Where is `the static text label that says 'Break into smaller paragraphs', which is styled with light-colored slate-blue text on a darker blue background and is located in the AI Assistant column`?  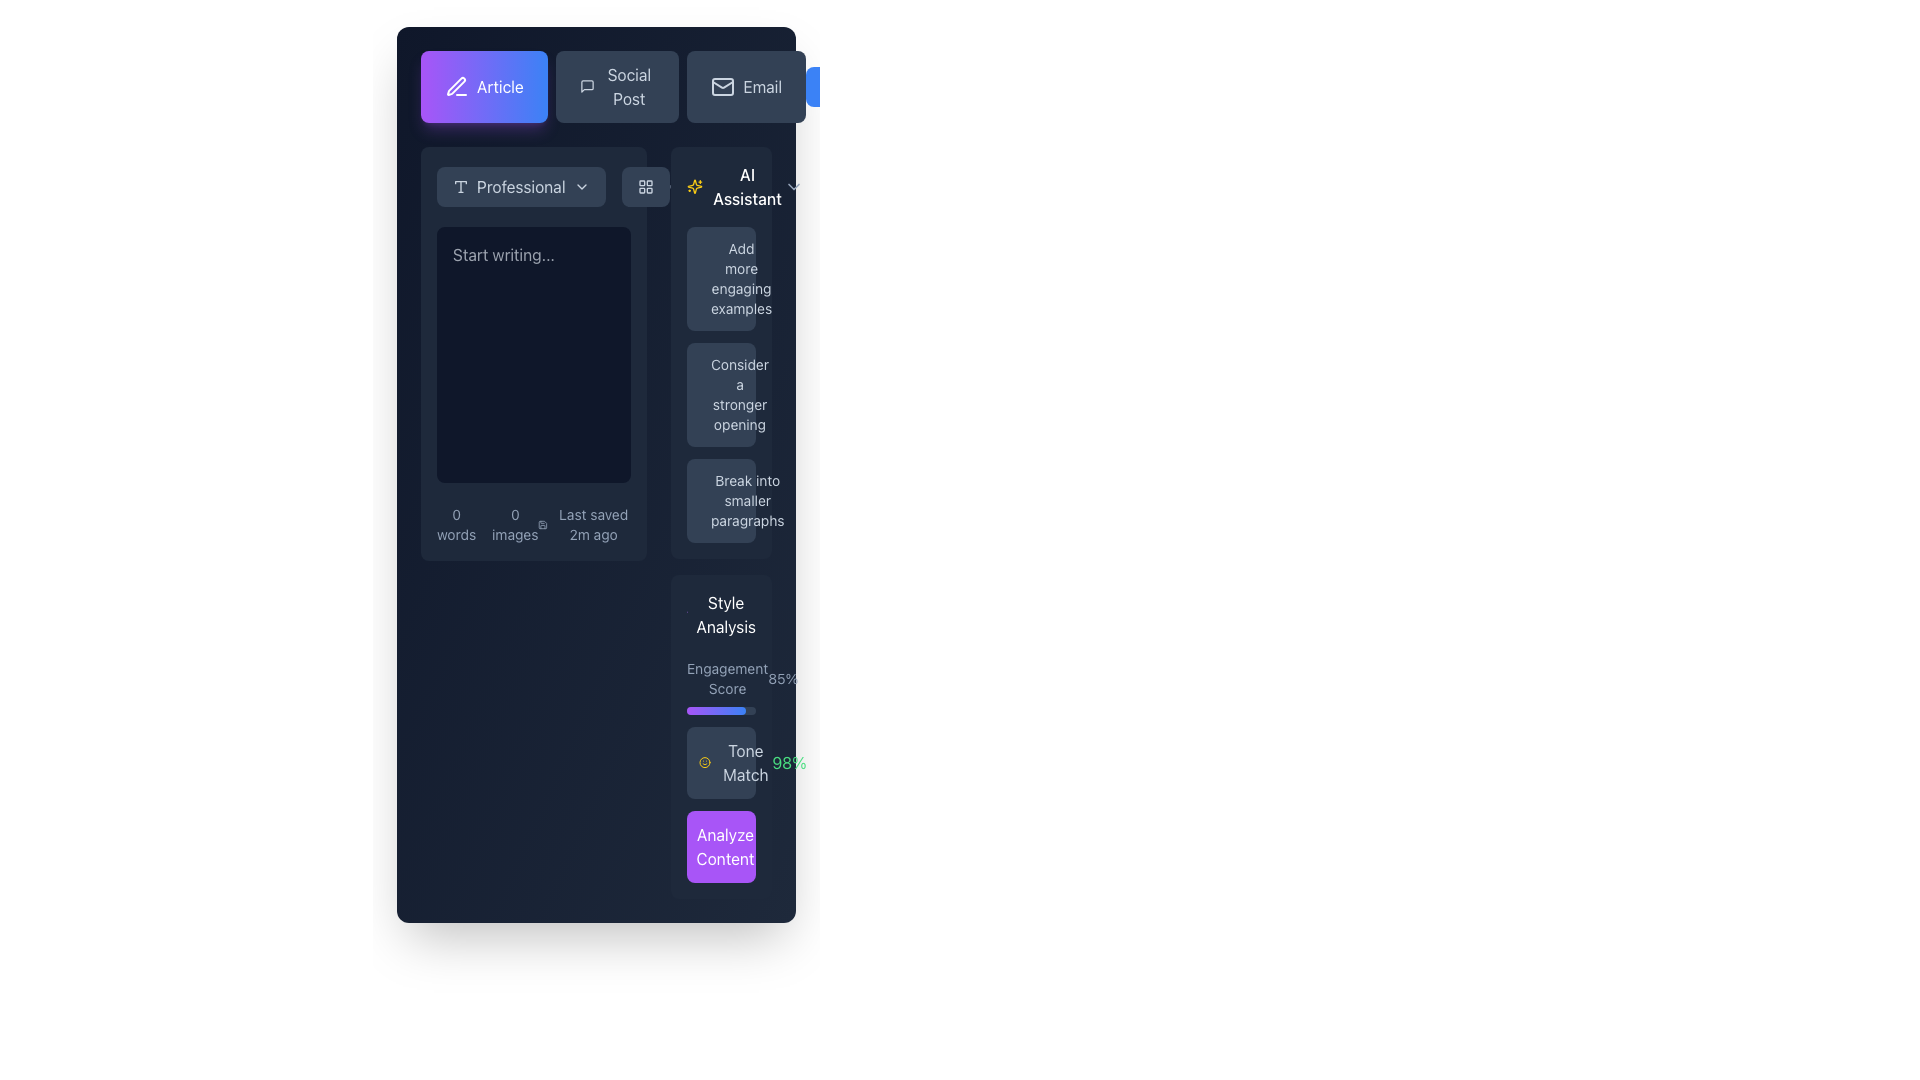
the static text label that says 'Break into smaller paragraphs', which is styled with light-colored slate-blue text on a darker blue background and is located in the AI Assistant column is located at coordinates (746, 500).